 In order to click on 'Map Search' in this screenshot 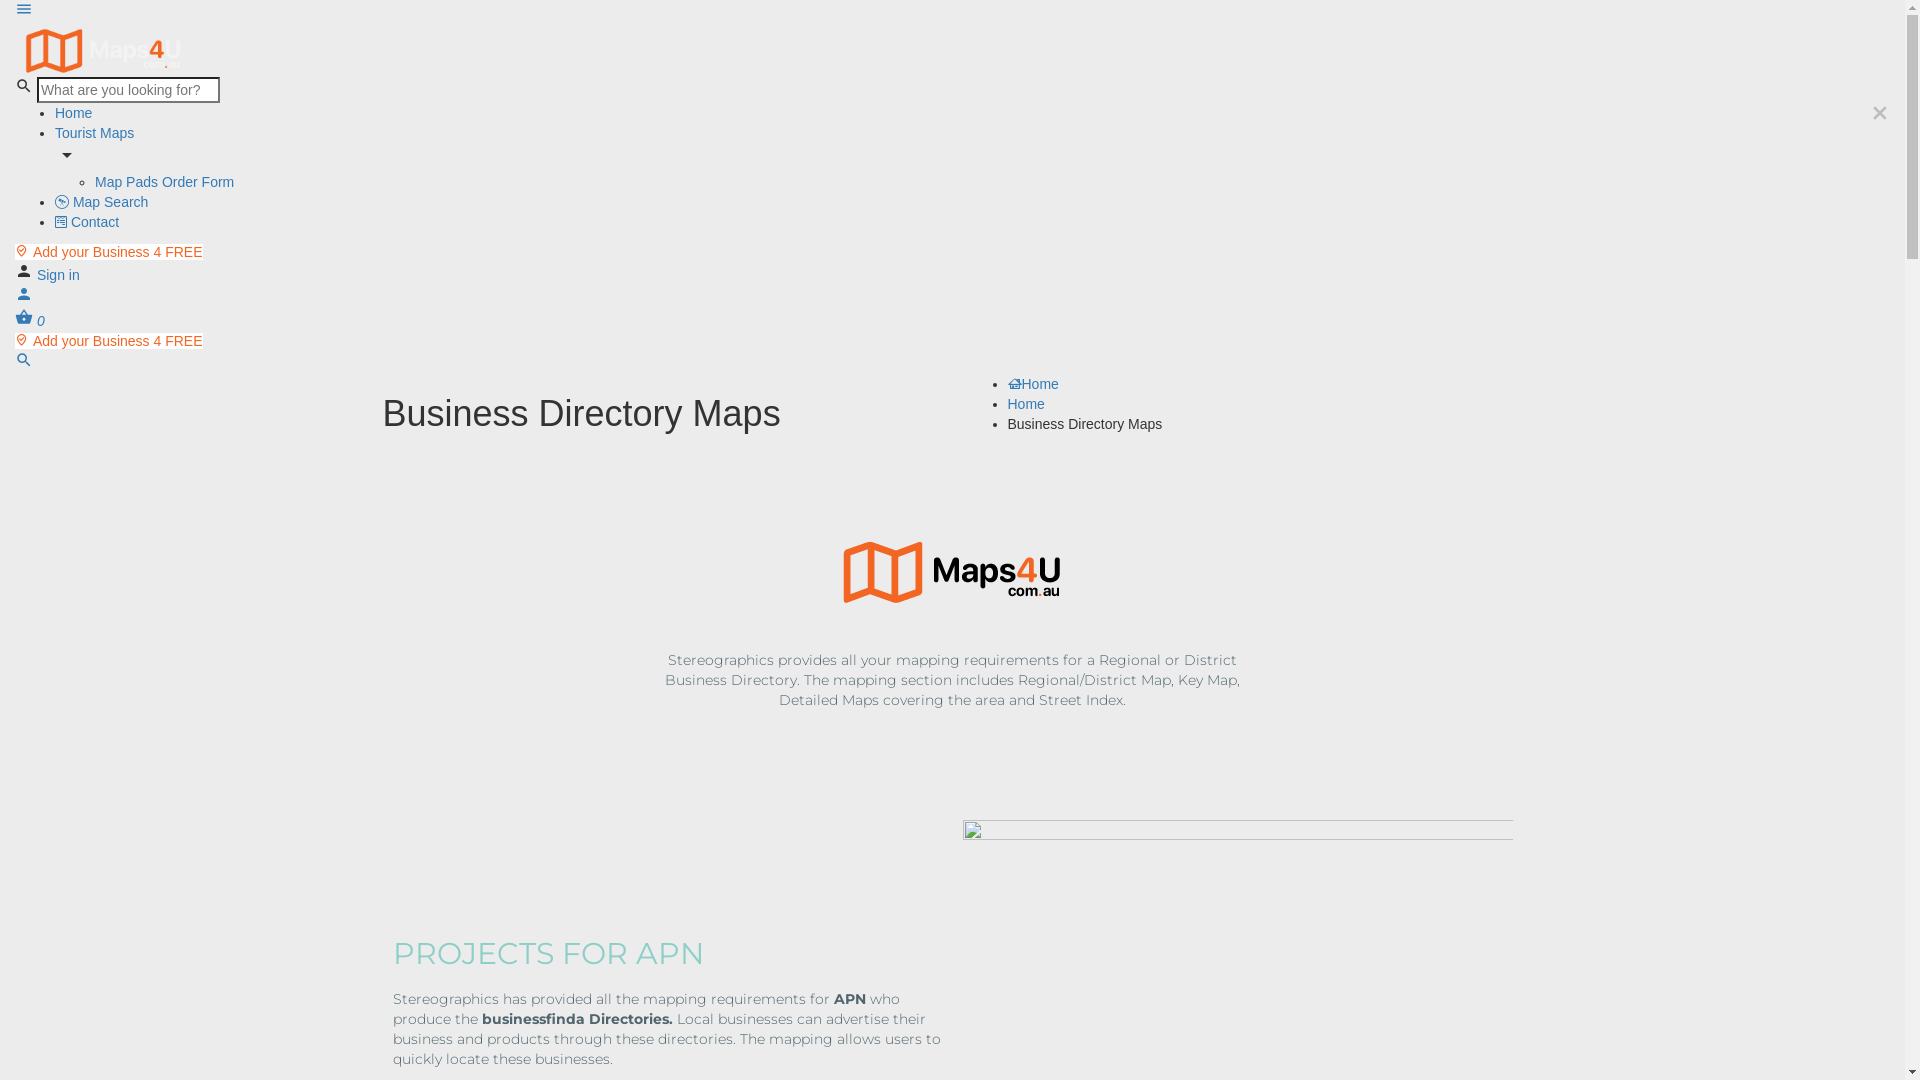, I will do `click(100, 201)`.